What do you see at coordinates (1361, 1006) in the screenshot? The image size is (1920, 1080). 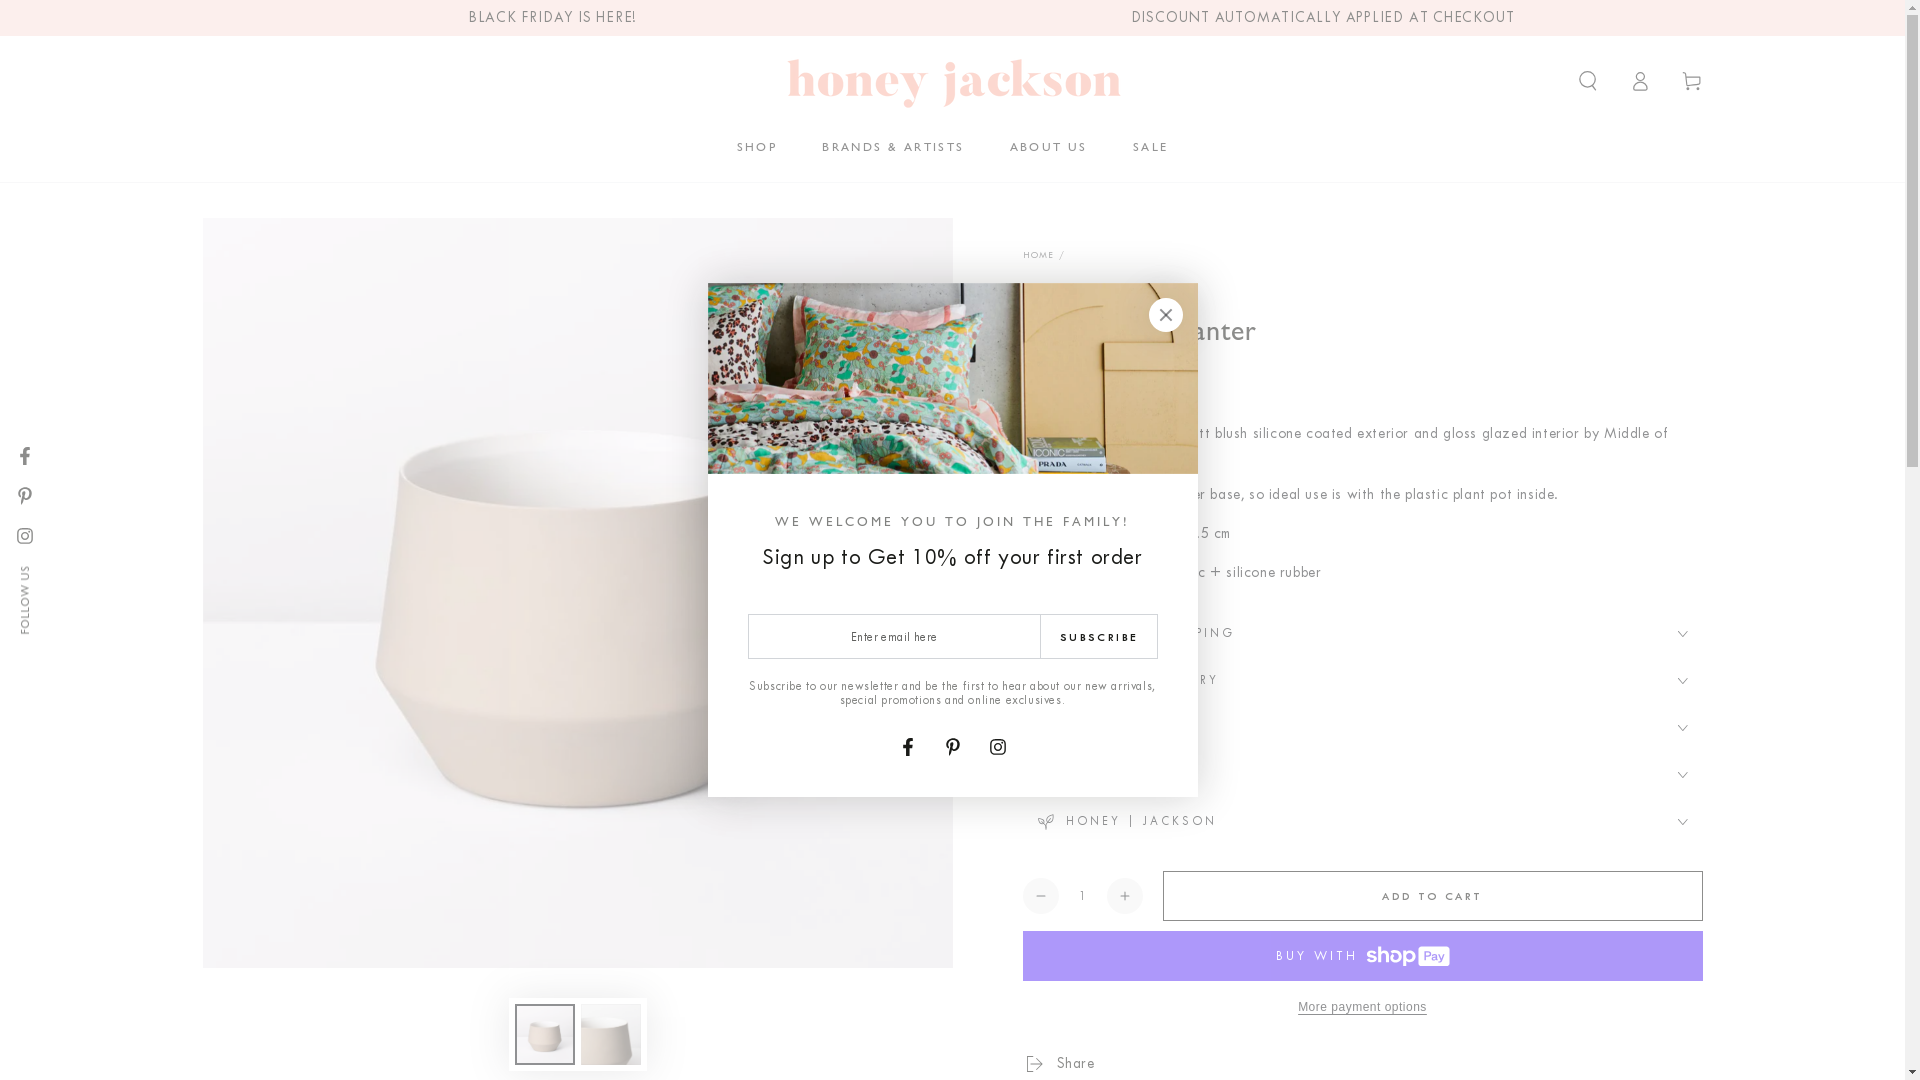 I see `'More payment options'` at bounding box center [1361, 1006].